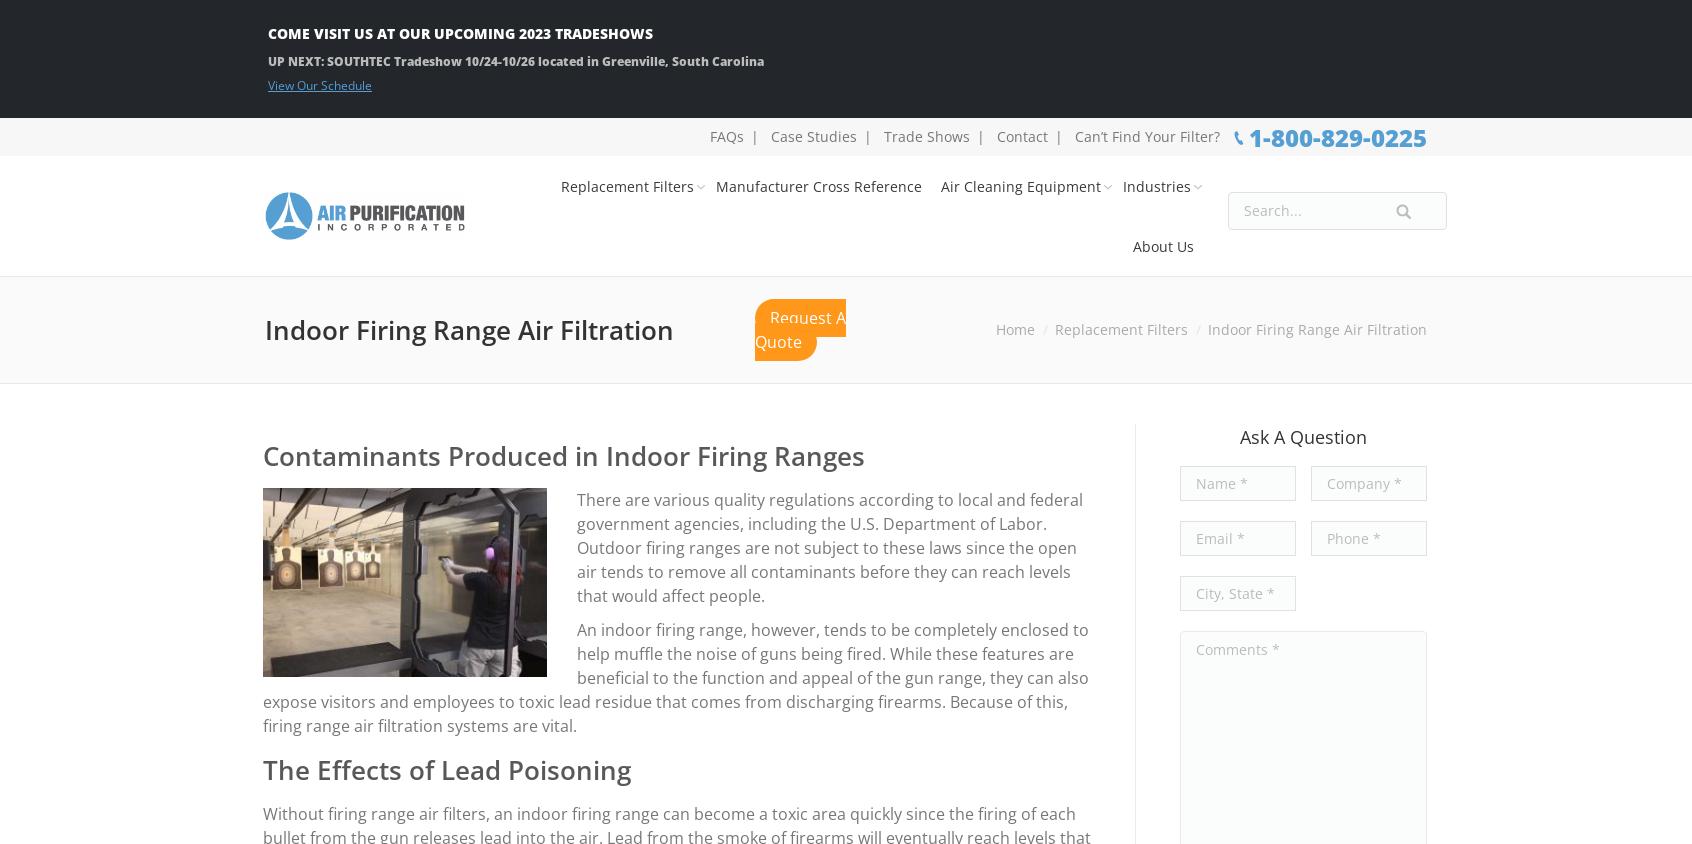 Image resolution: width=1692 pixels, height=844 pixels. I want to click on 'Home', so click(995, 329).